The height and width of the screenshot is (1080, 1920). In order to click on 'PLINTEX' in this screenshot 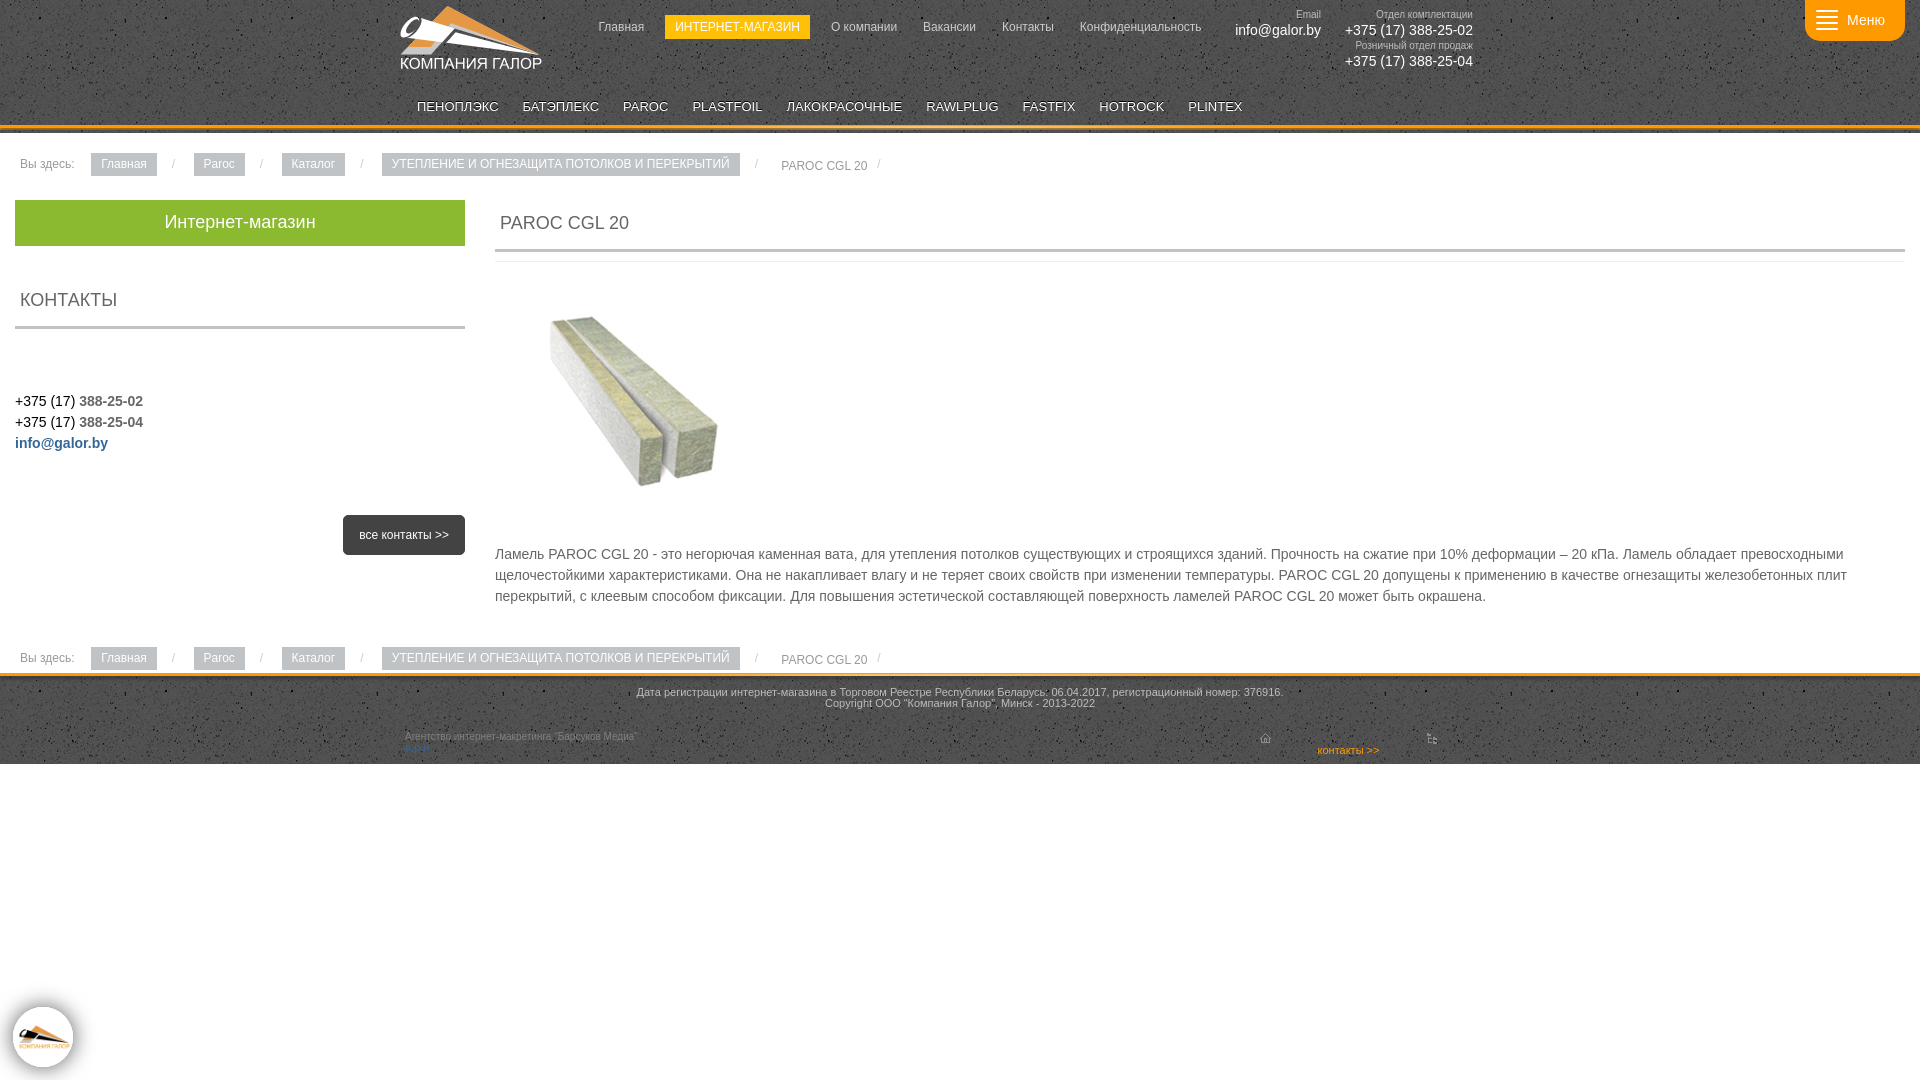, I will do `click(1213, 107)`.